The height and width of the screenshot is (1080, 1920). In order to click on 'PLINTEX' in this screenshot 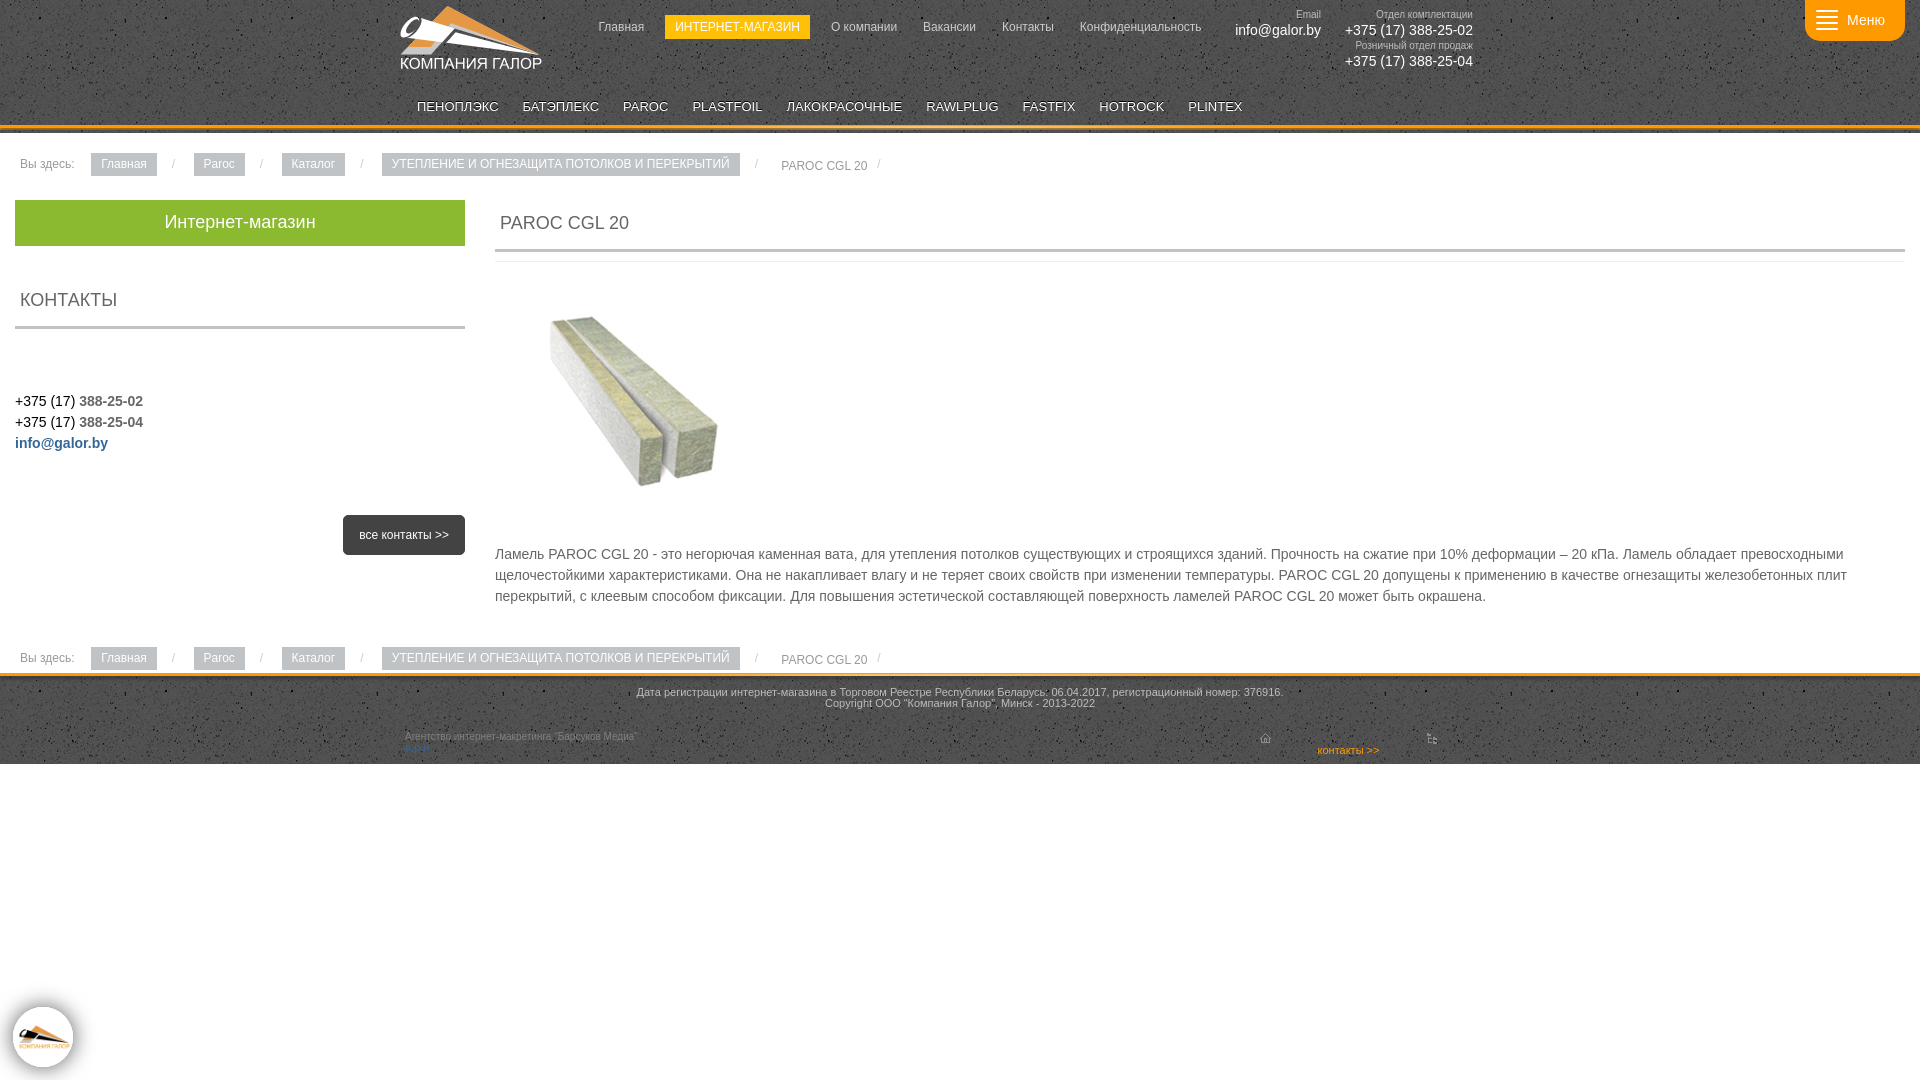, I will do `click(1213, 107)`.